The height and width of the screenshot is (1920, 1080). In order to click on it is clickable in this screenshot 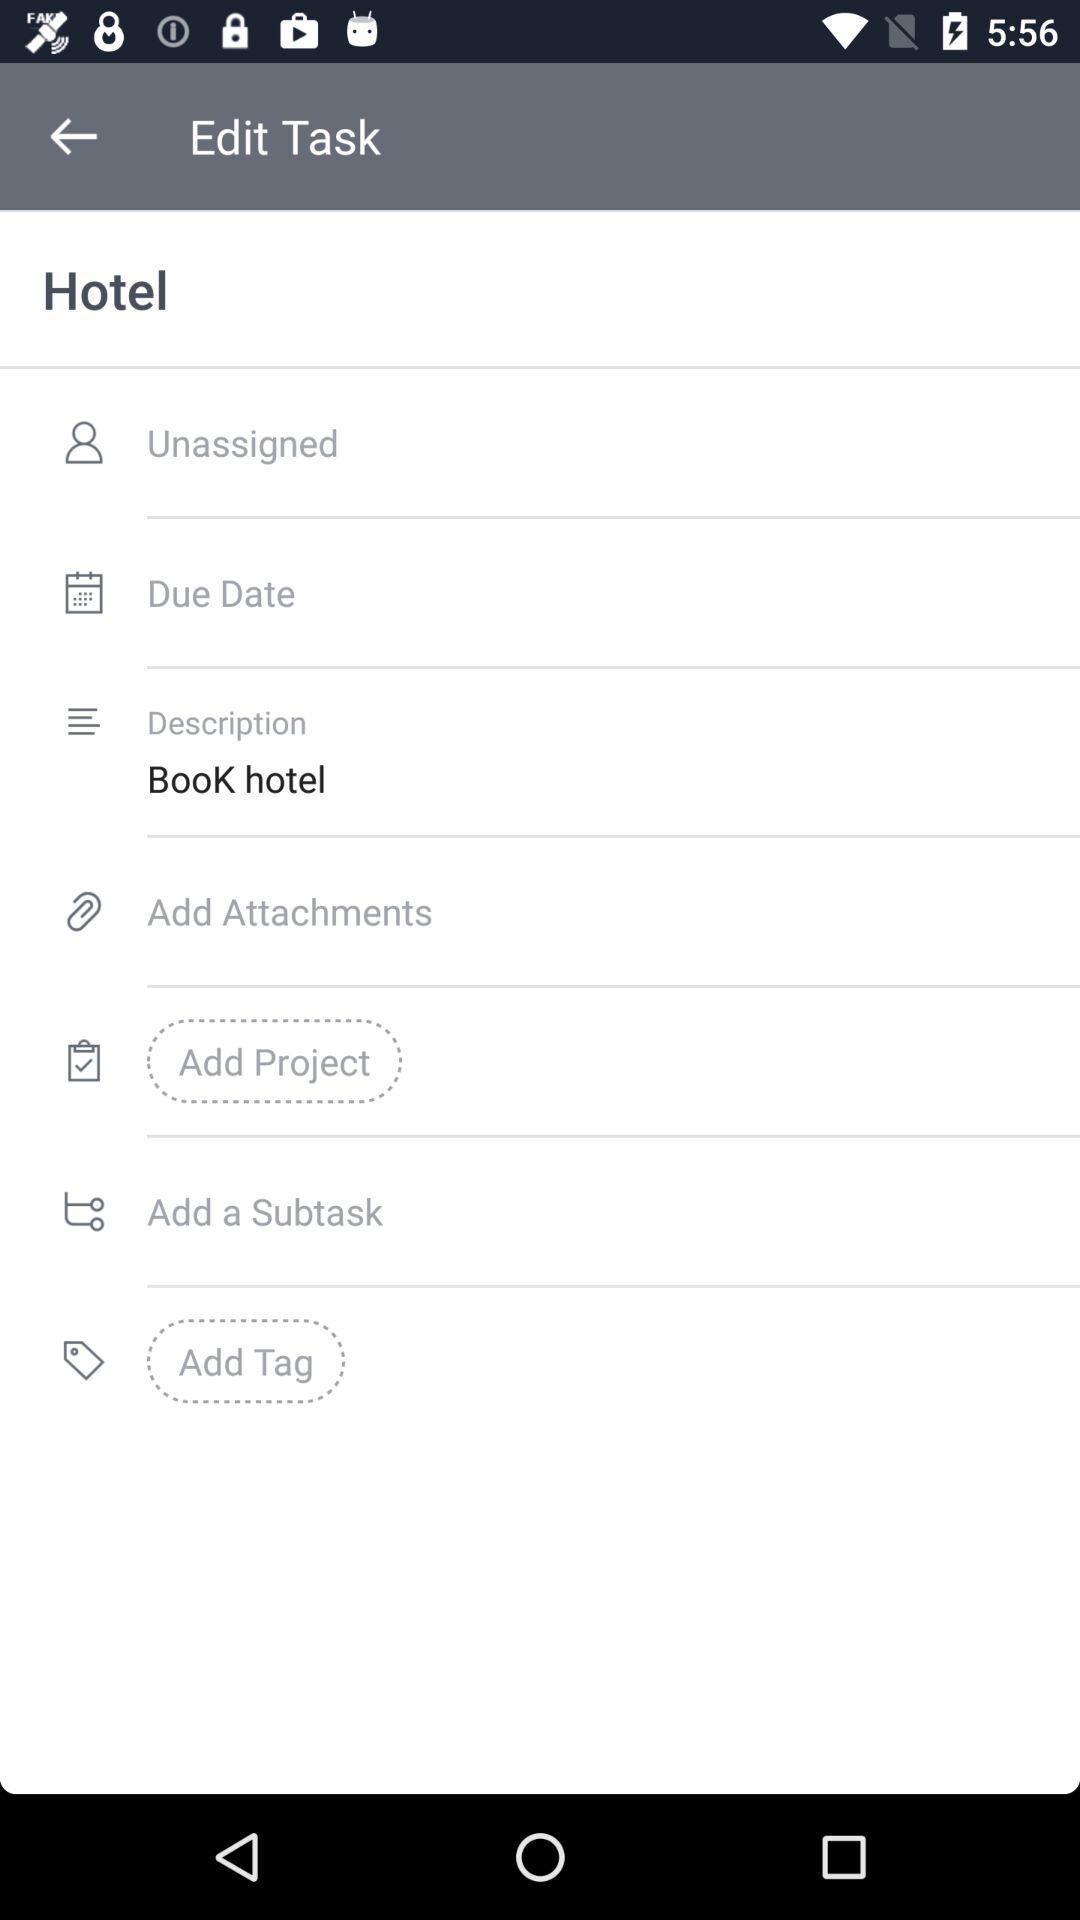, I will do `click(83, 591)`.